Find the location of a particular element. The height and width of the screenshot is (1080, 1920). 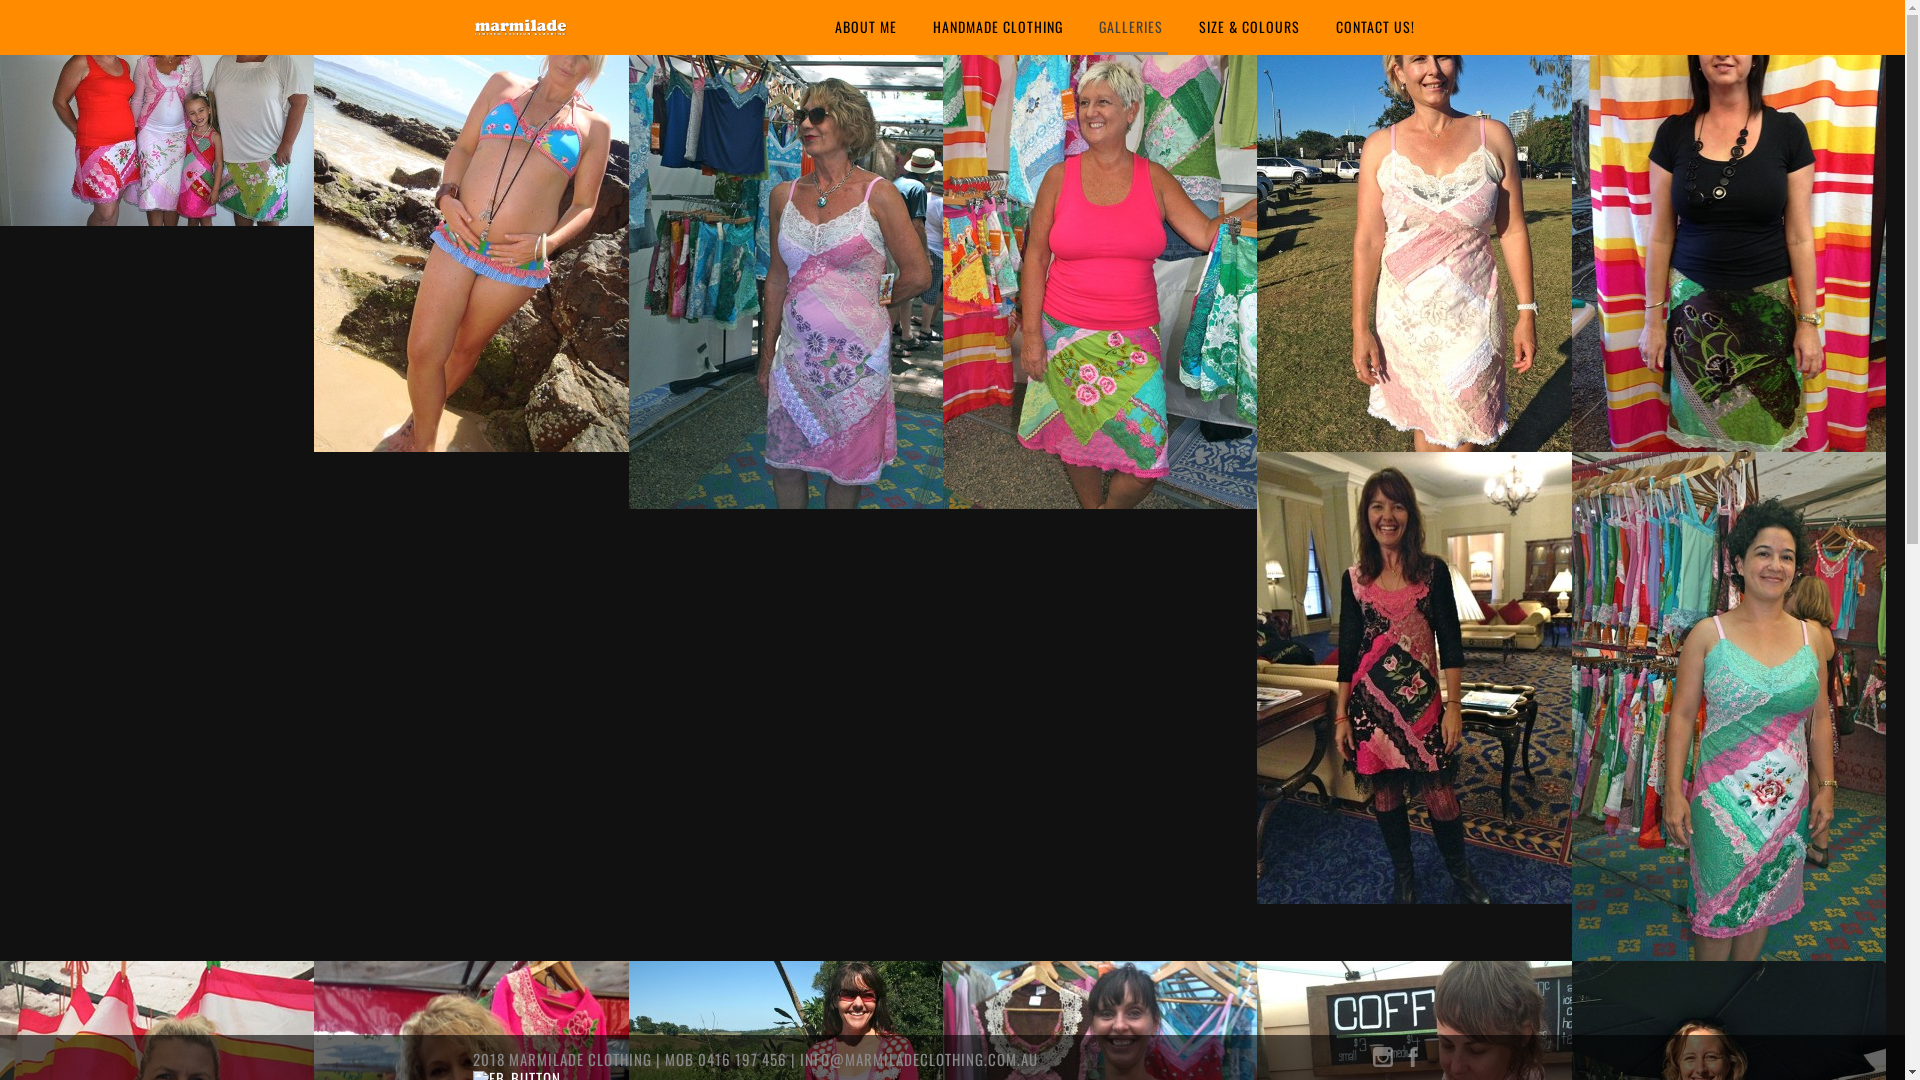

'HANDMADE CLOTHING' is located at coordinates (998, 27).